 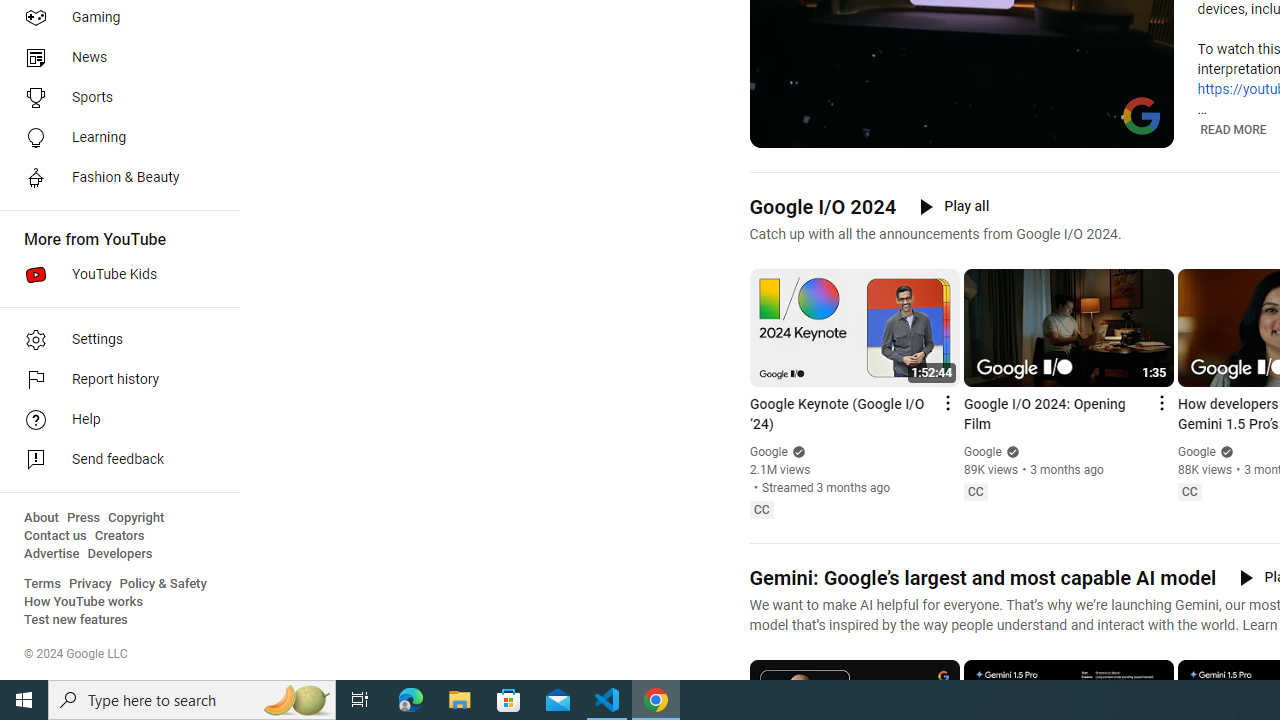 I want to click on 'Google I/O 2024', so click(x=823, y=206).